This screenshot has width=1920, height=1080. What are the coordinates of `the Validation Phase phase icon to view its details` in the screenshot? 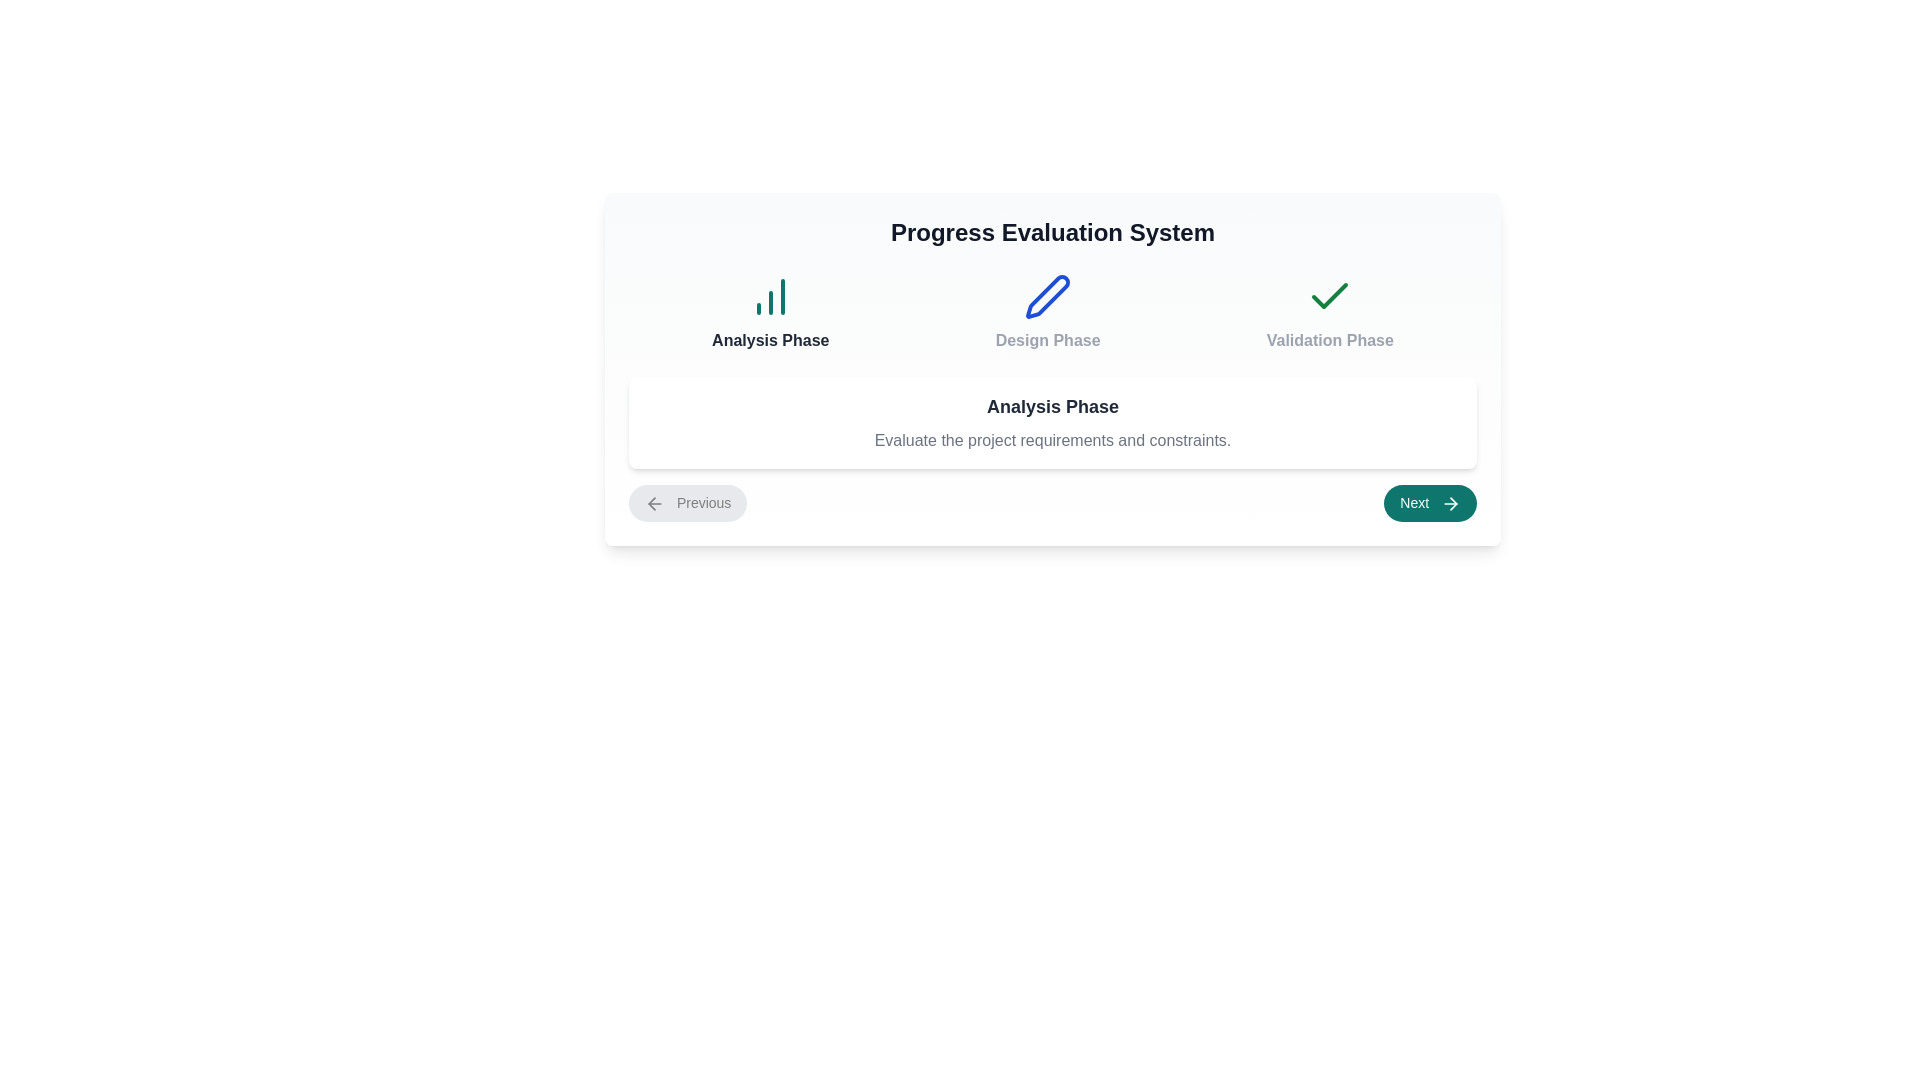 It's located at (1329, 312).